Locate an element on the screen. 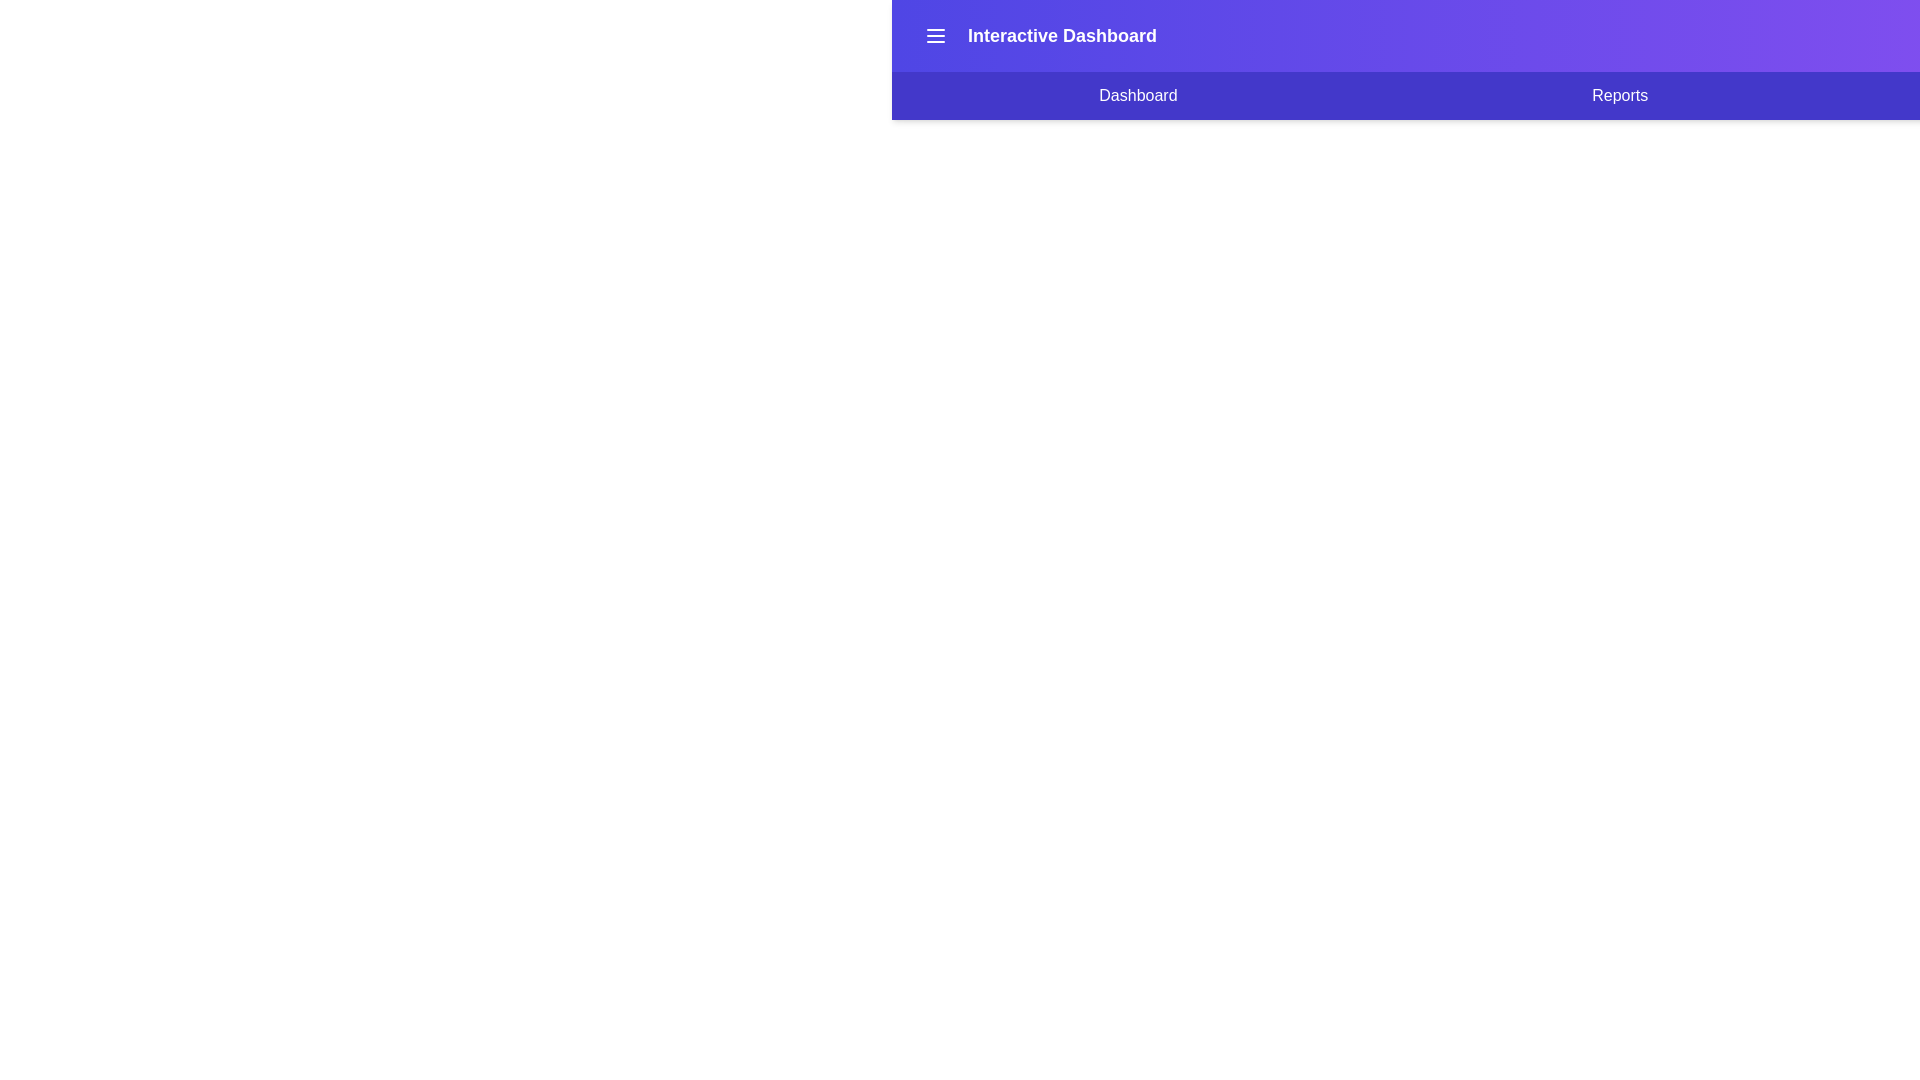 This screenshot has height=1080, width=1920. the 'Dashboard' text label, which is the first item in the navigation menu is located at coordinates (1138, 96).